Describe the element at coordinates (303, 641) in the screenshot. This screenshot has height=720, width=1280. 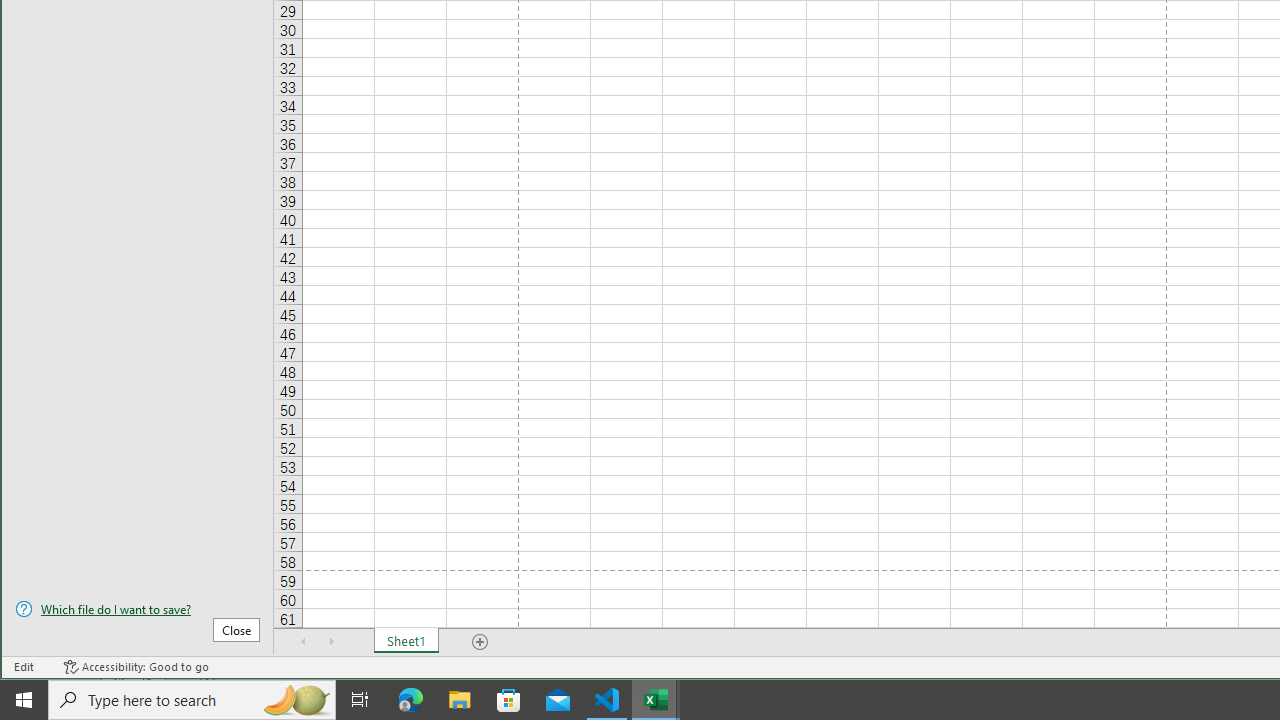
I see `'Scroll Left'` at that location.